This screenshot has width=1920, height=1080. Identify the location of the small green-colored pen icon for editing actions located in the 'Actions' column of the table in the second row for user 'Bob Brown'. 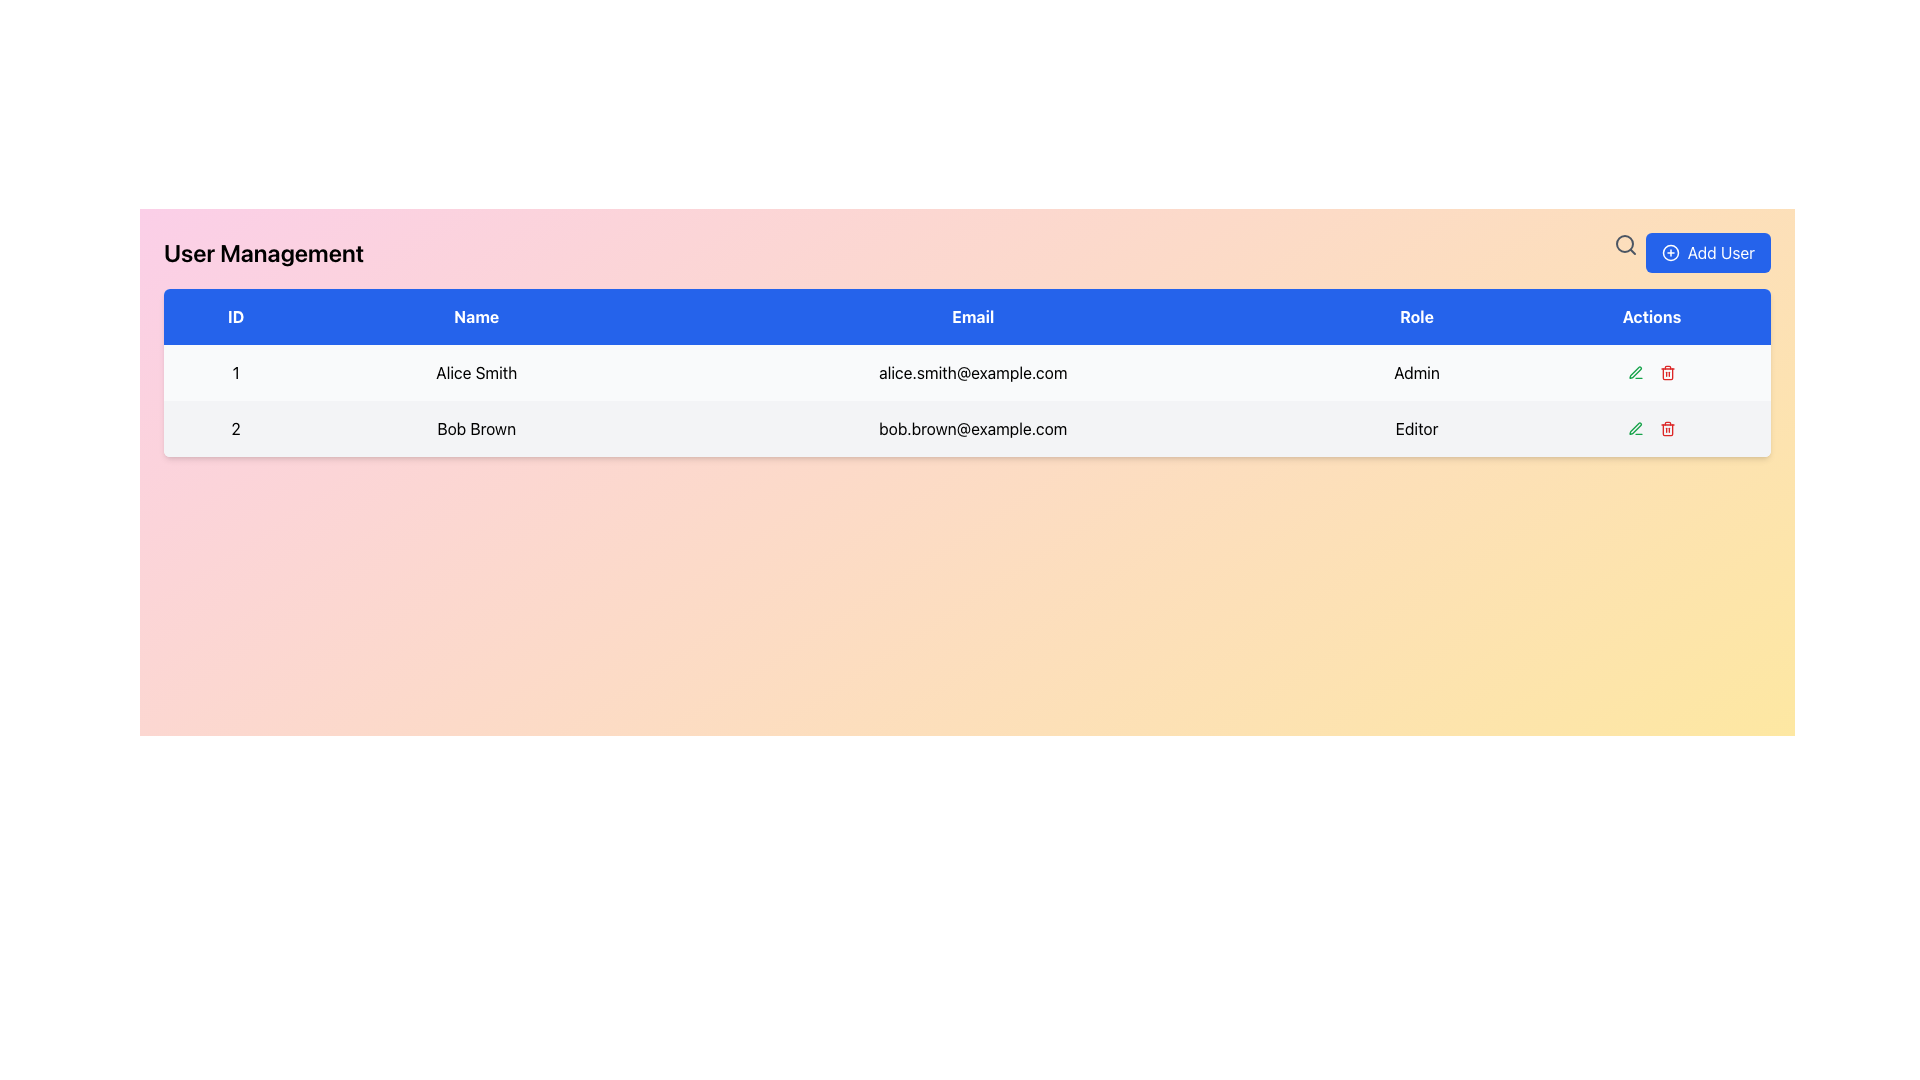
(1635, 373).